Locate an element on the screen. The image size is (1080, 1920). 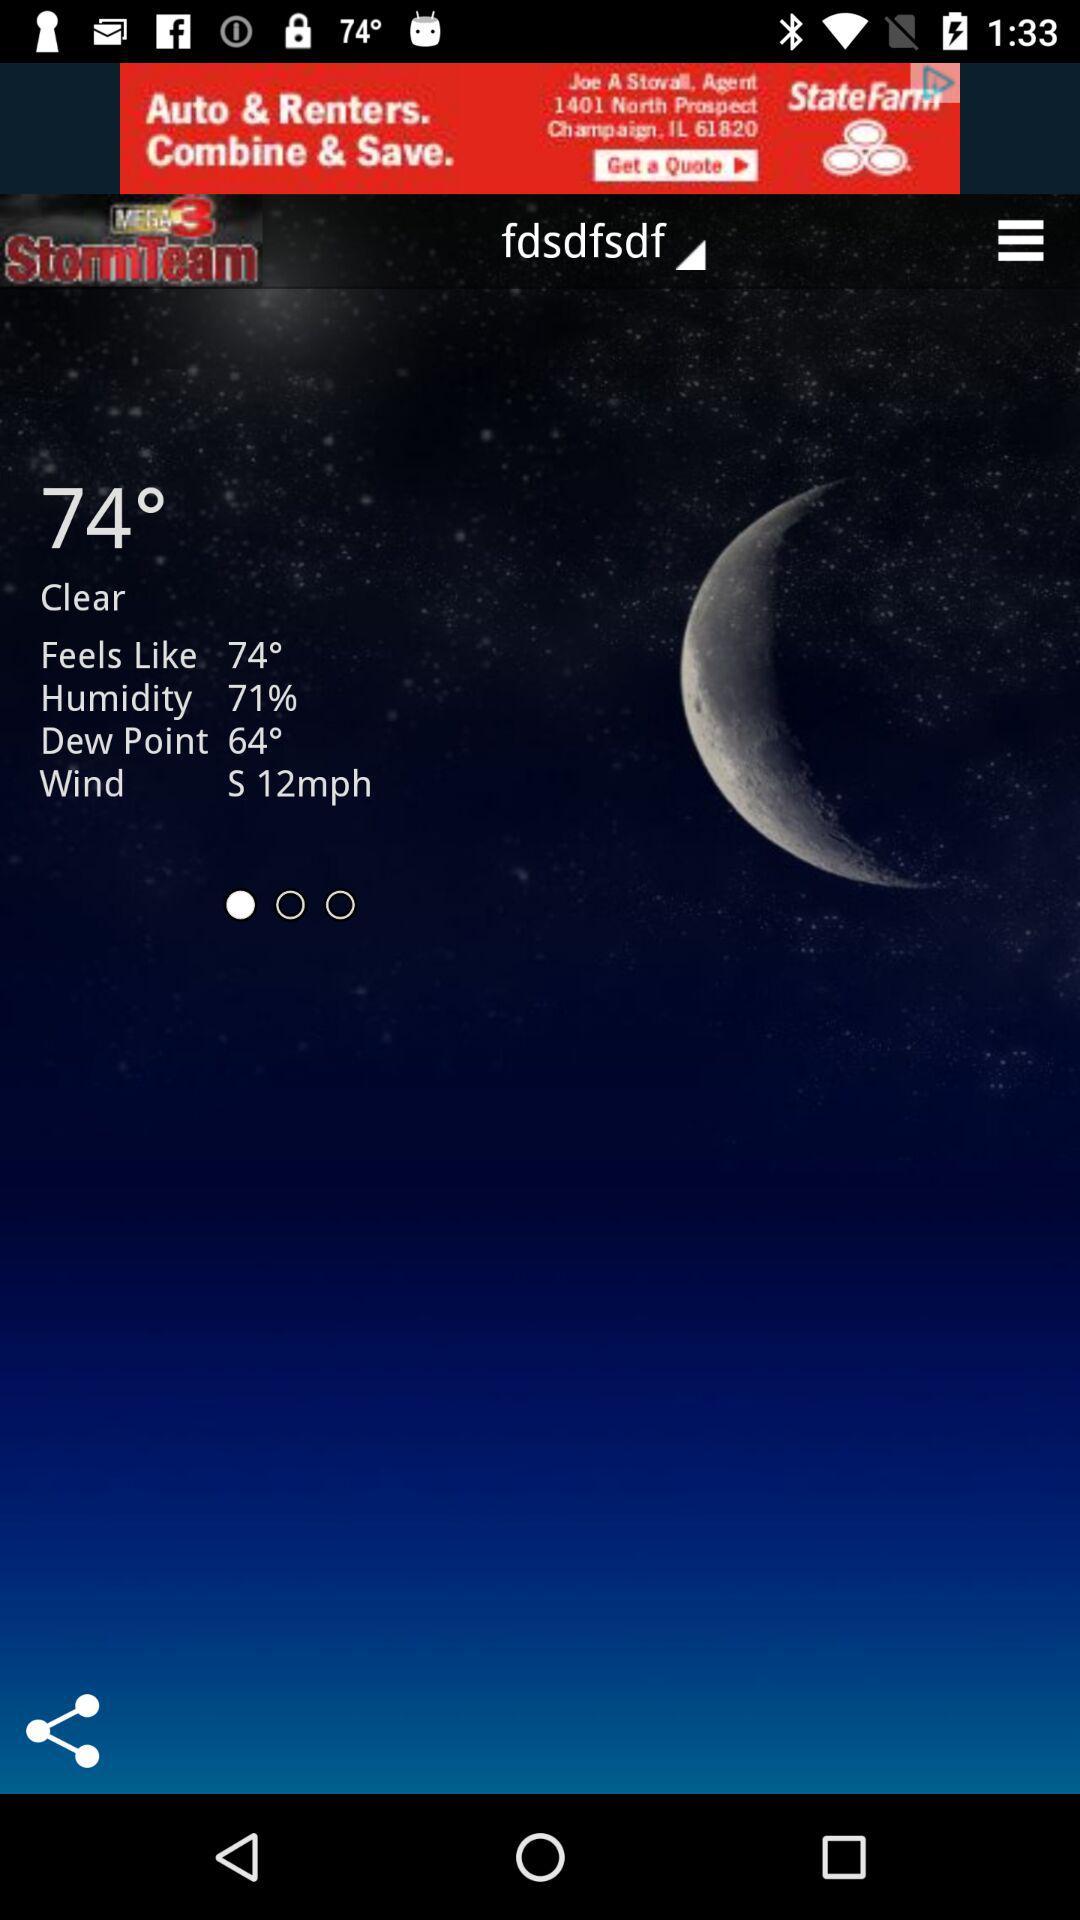
advertiser banner is located at coordinates (540, 127).